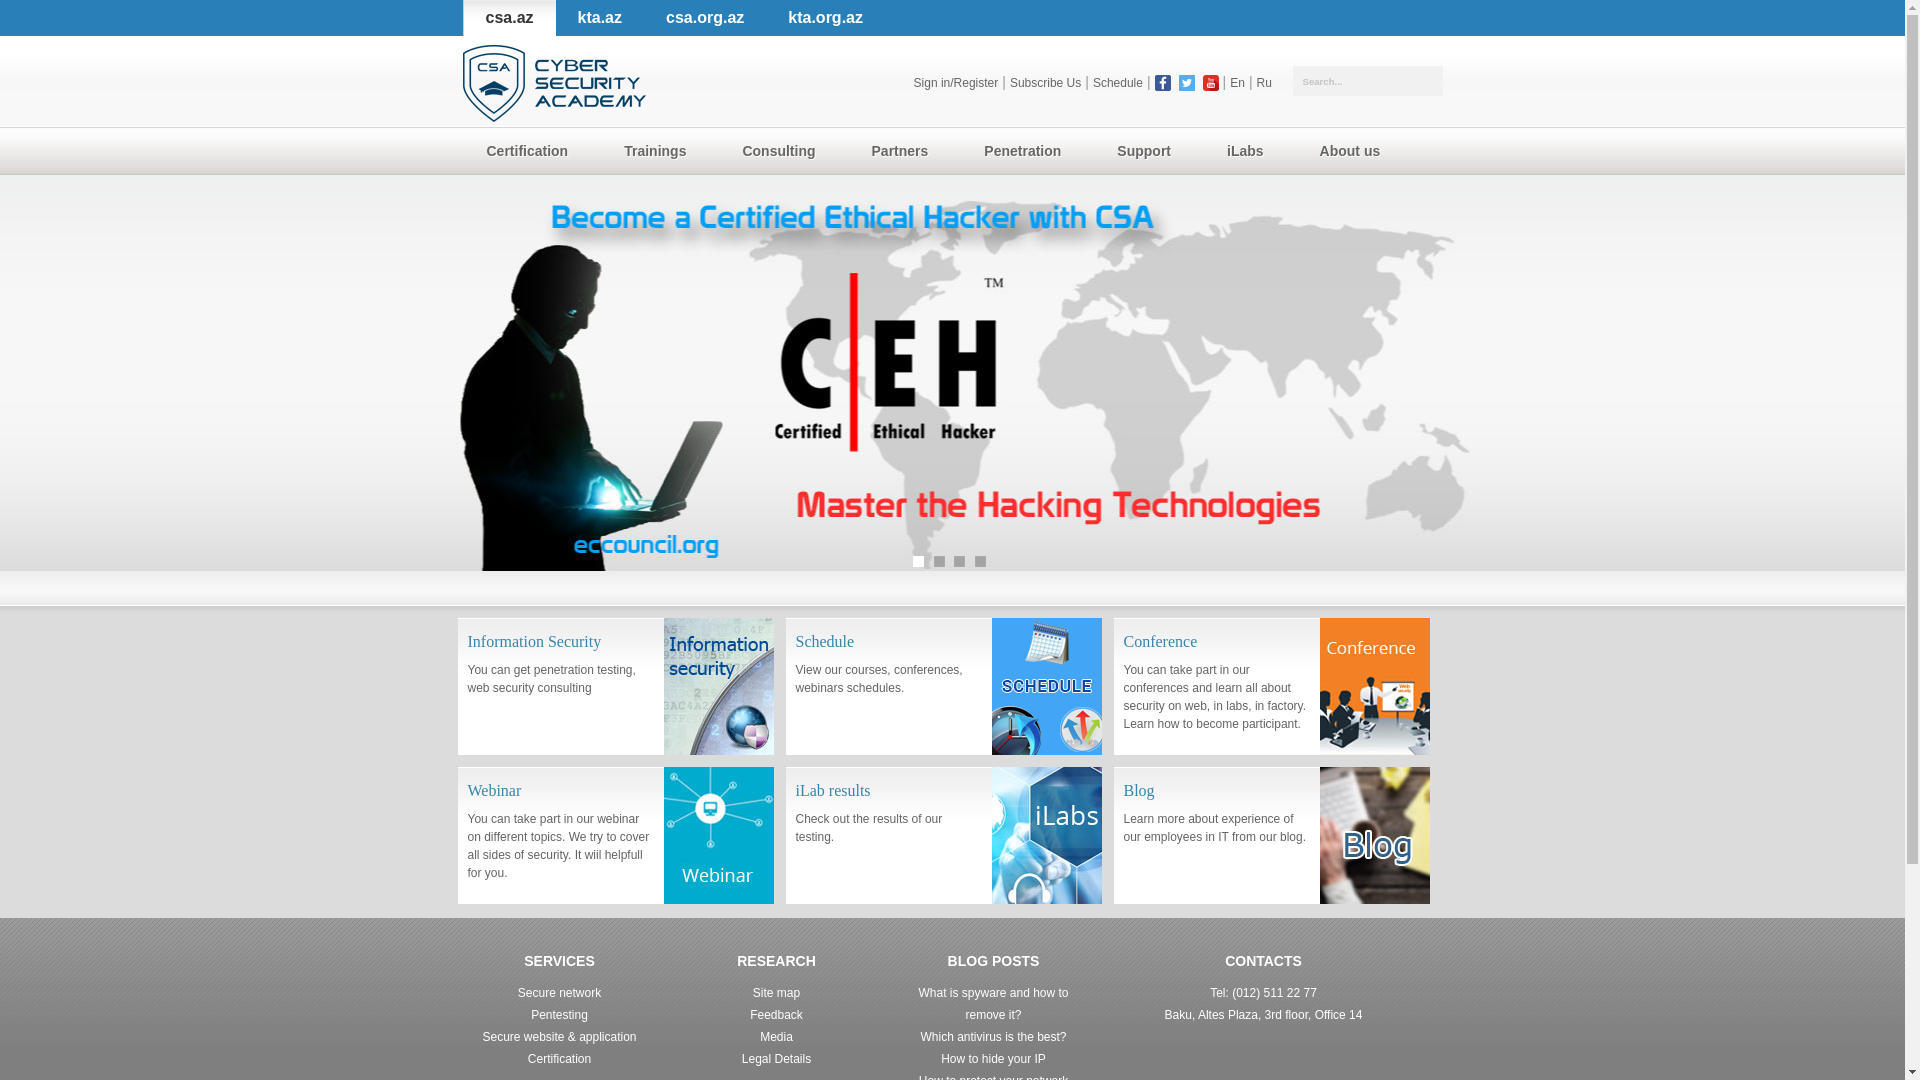  I want to click on 'iLab results, so click(943, 835).